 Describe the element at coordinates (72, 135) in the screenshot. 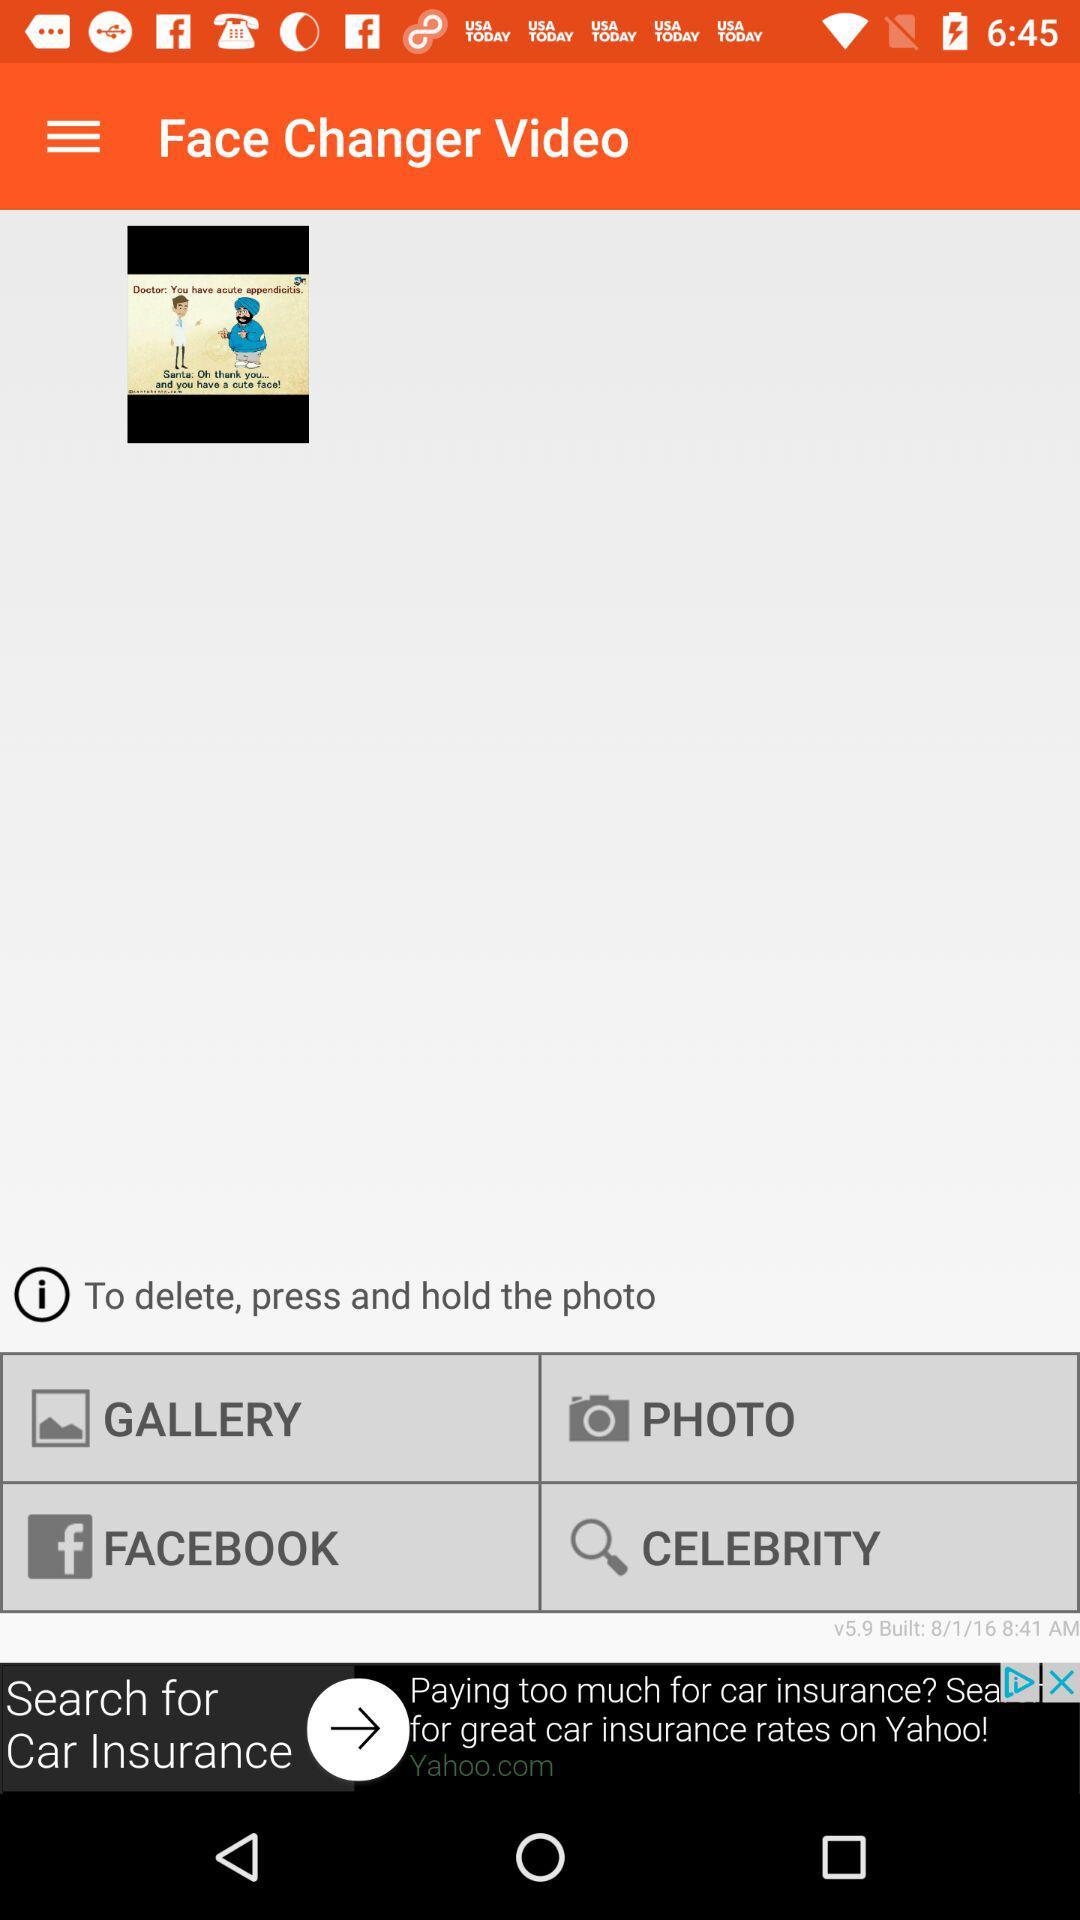

I see `options button` at that location.